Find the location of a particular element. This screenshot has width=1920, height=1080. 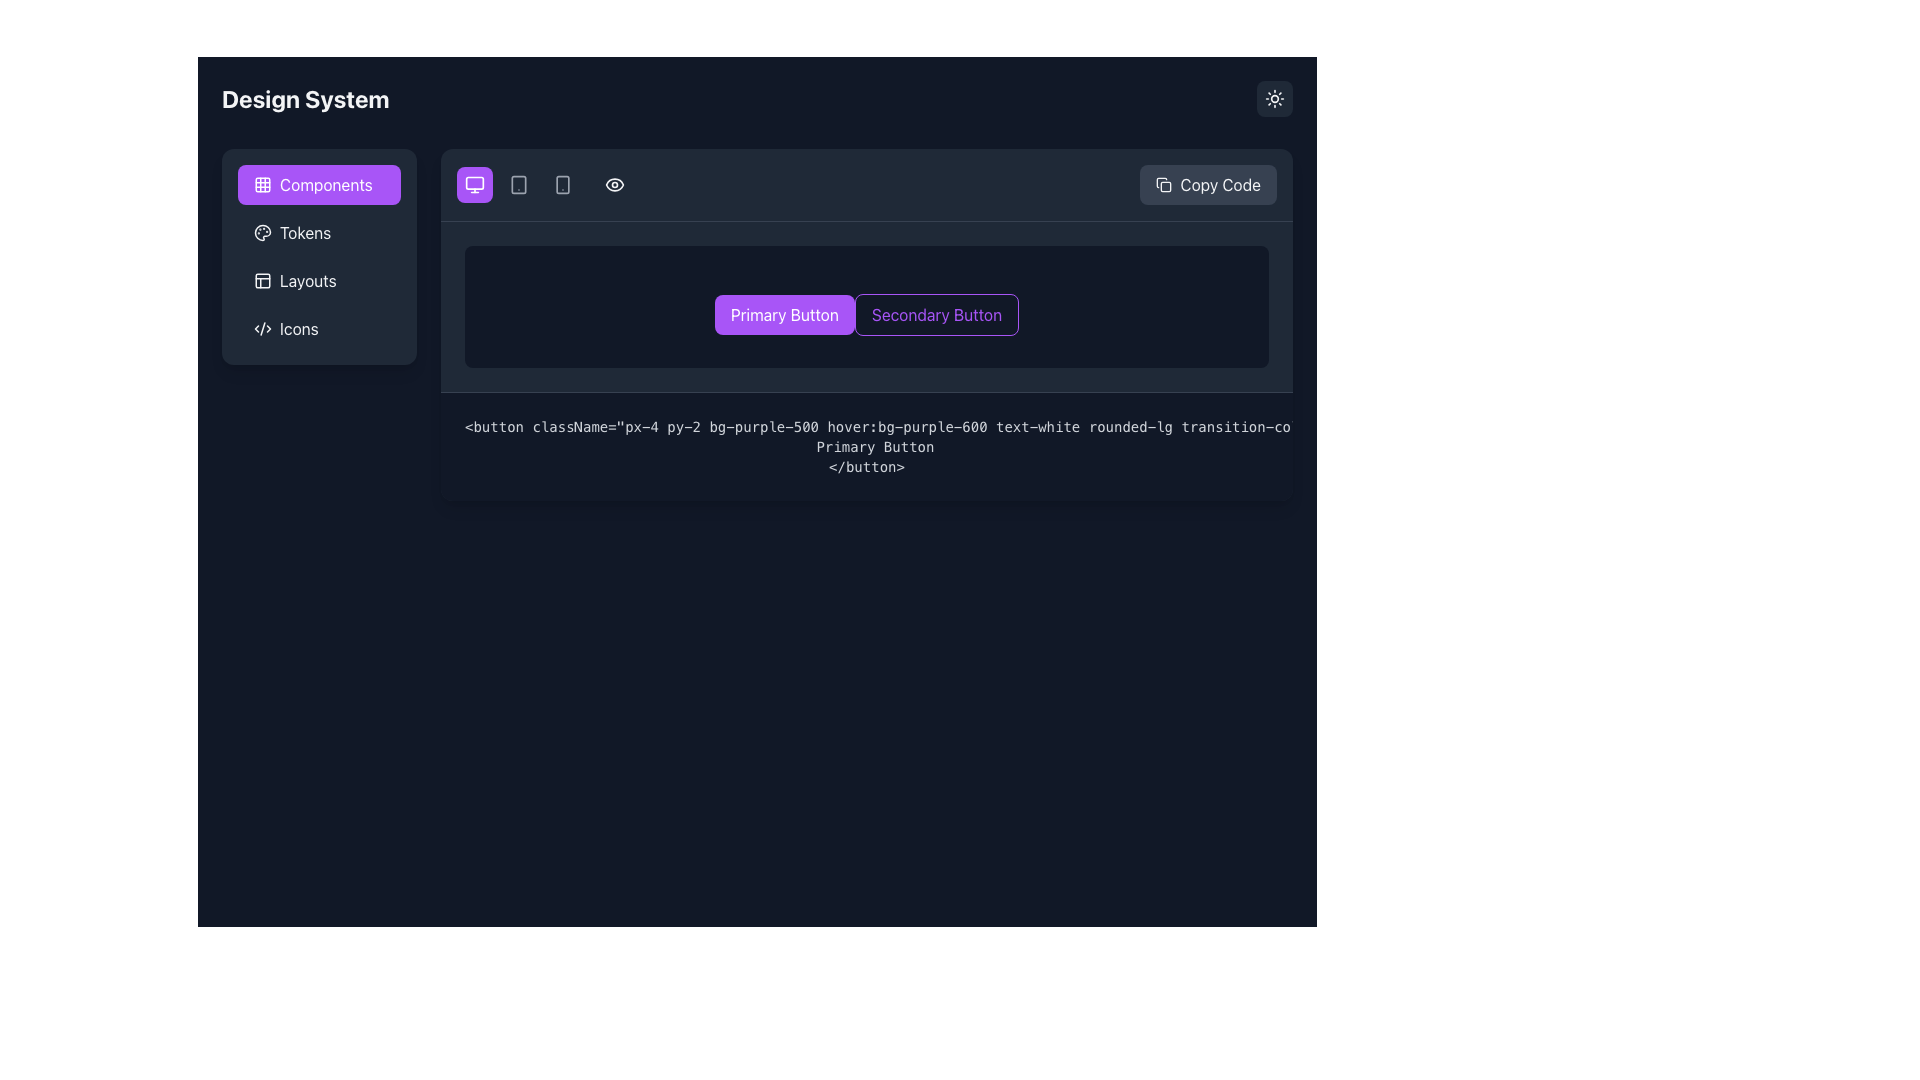

the small icon resembling a page or document within the 'Copy Code' button, positioned at the top-right corner of the interface is located at coordinates (1164, 185).